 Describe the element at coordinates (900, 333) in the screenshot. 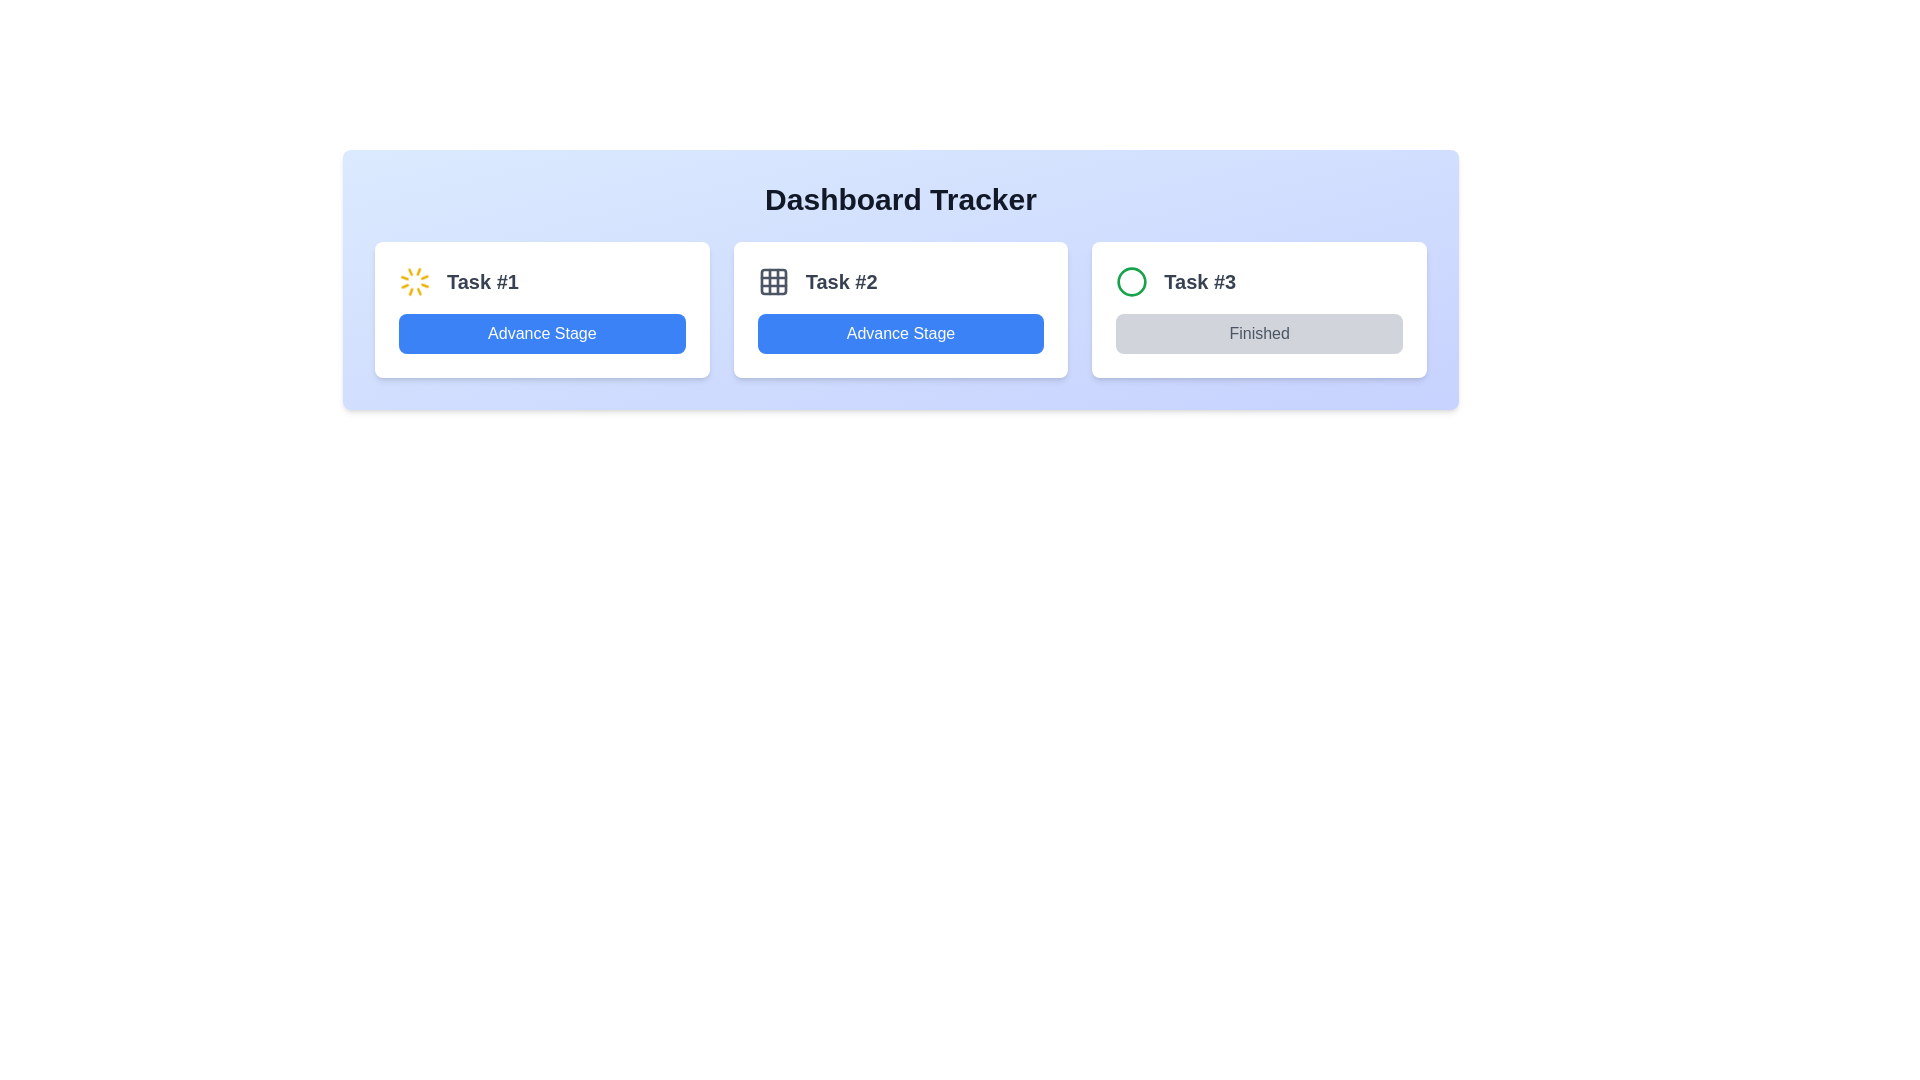

I see `the rectangular button with rounded corners that has a blue background and white text reading 'Advance Stage'` at that location.